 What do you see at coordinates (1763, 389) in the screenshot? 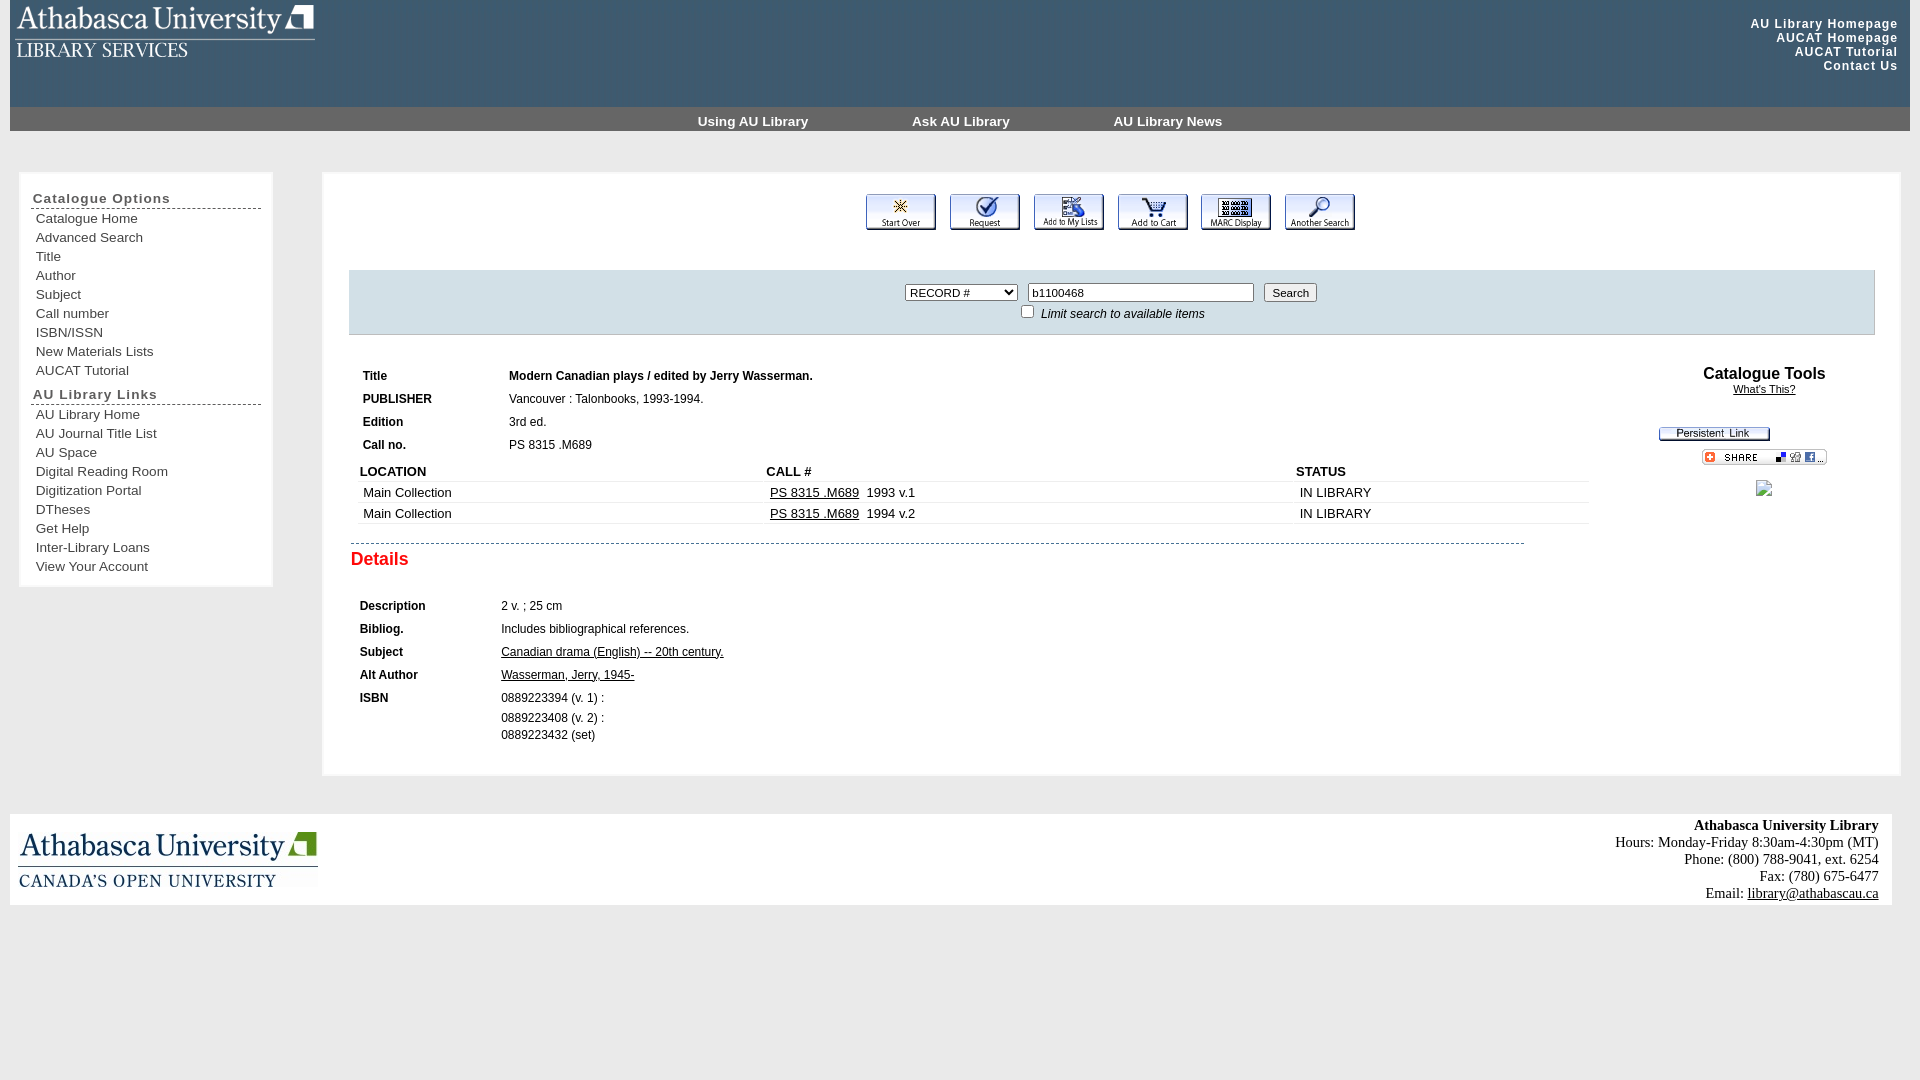
I see `'What's This?'` at bounding box center [1763, 389].